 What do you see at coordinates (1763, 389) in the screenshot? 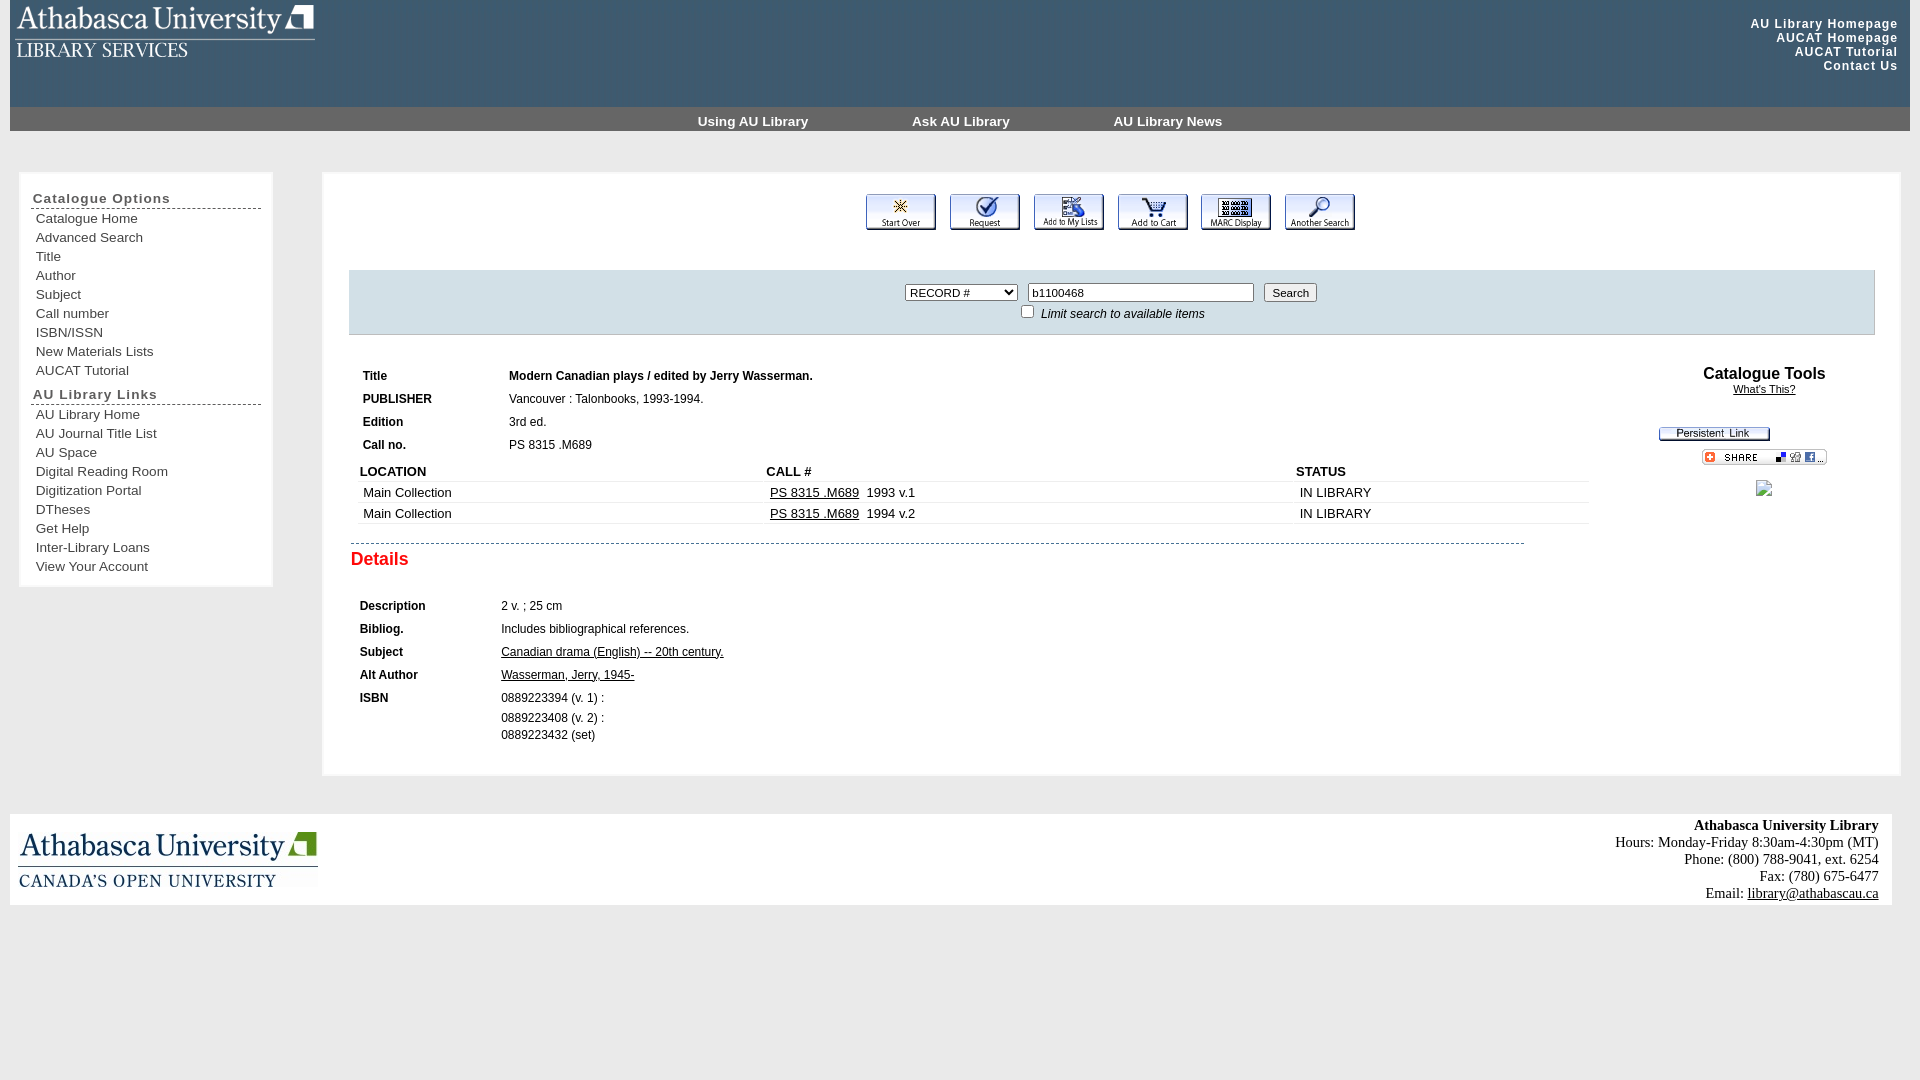
I see `'What's This?'` at bounding box center [1763, 389].